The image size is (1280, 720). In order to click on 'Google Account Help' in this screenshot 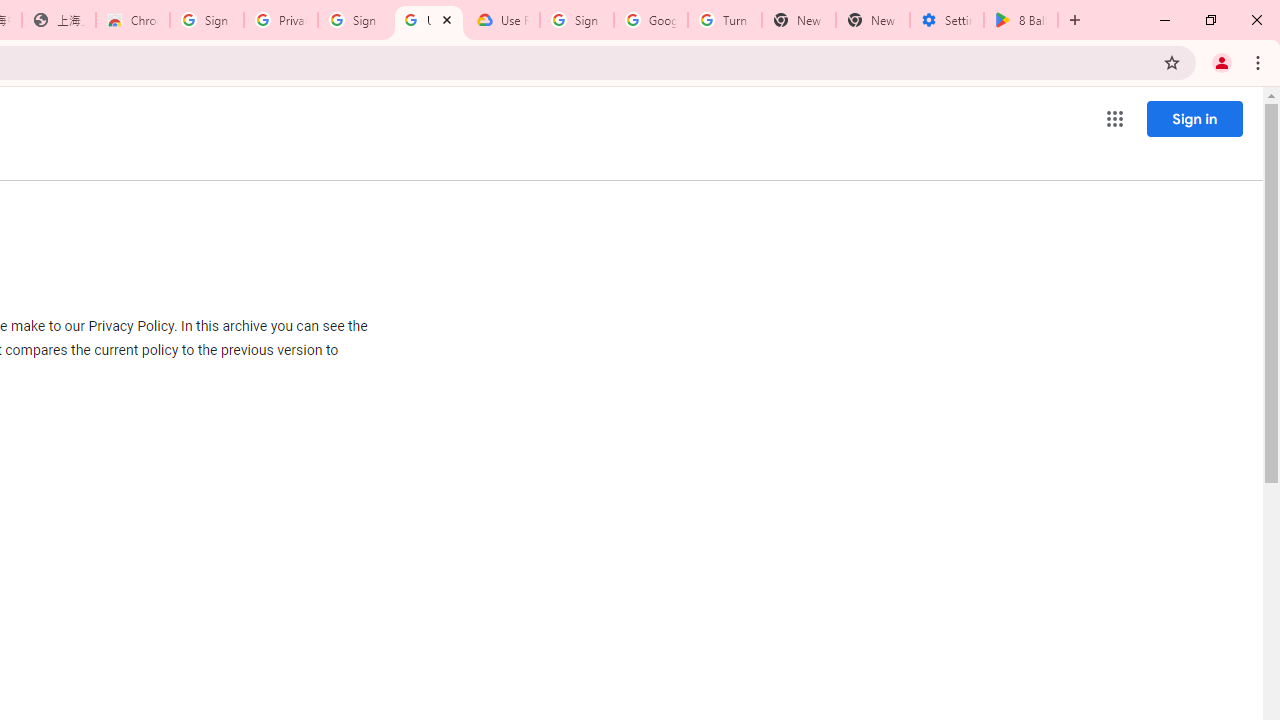, I will do `click(651, 20)`.